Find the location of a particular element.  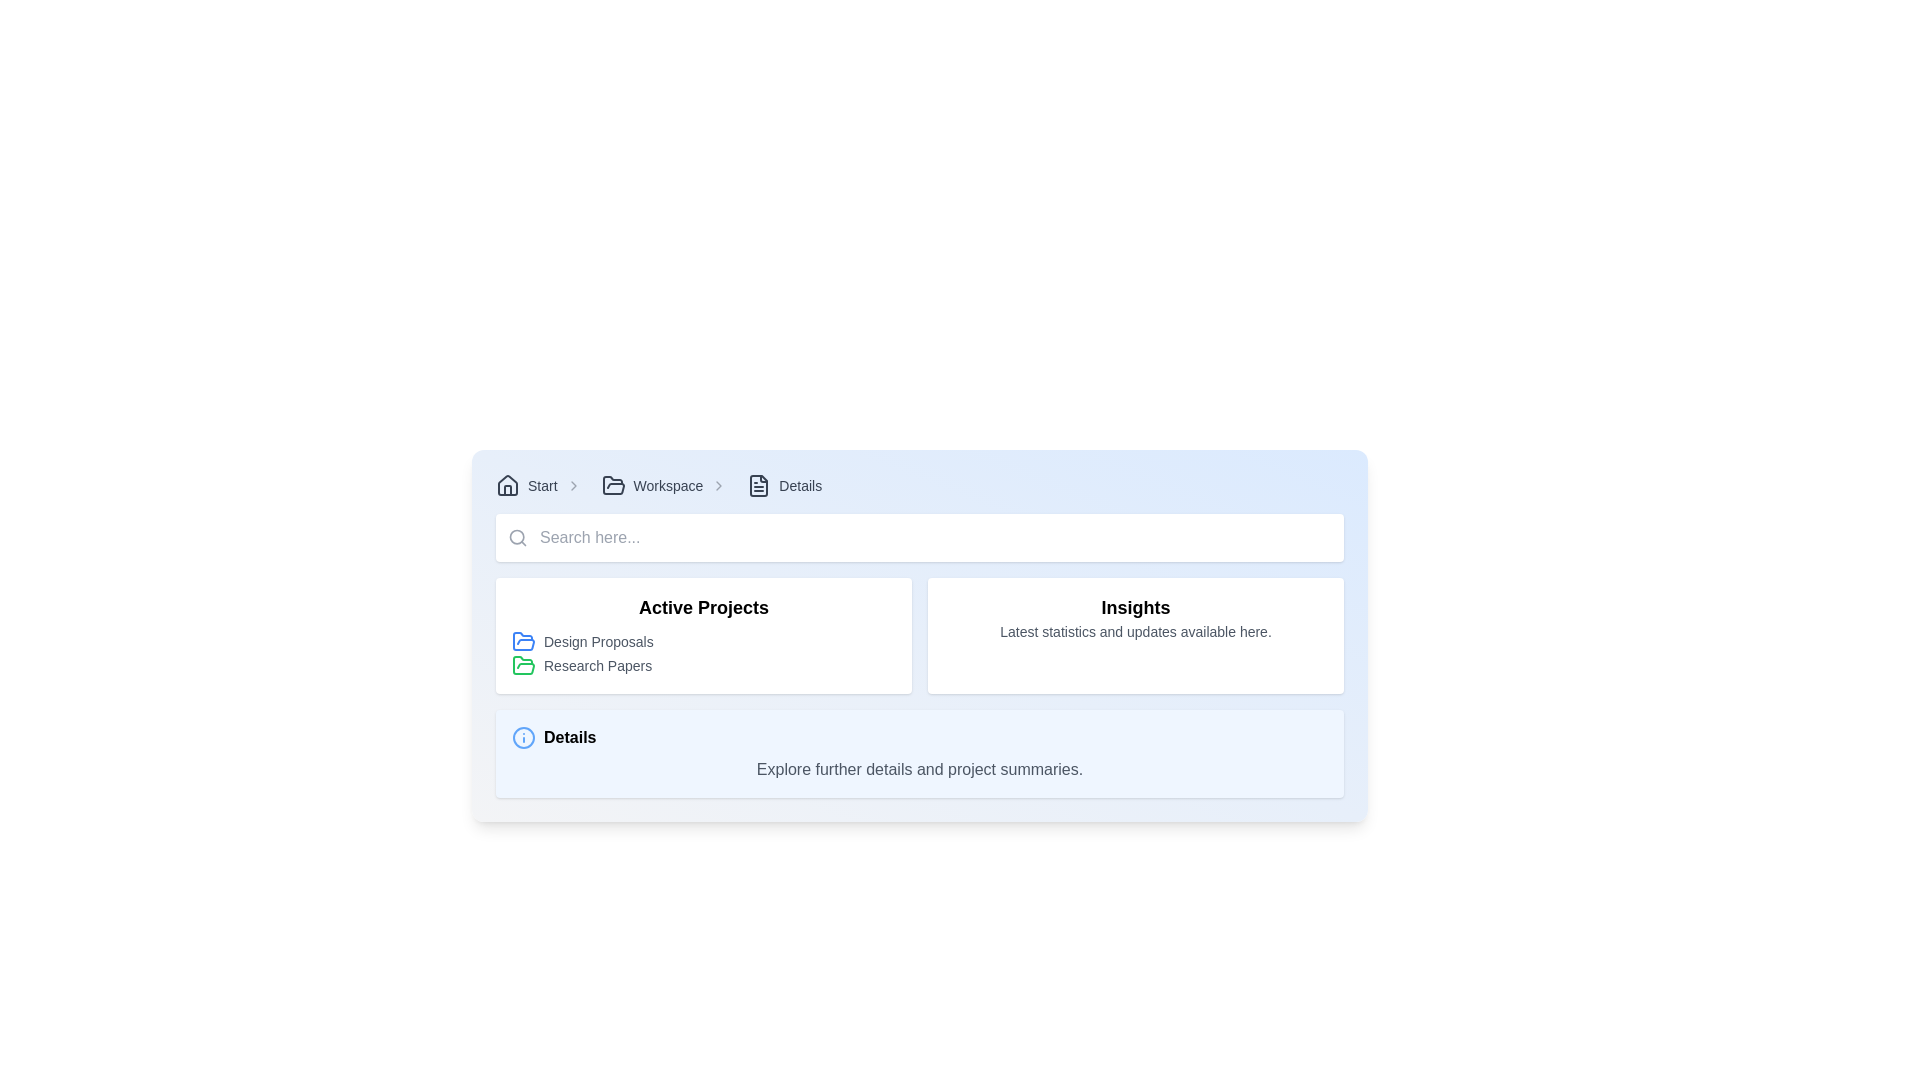

the bold and large 'Insights' title text located at the top center of the right-hand content card is located at coordinates (1136, 607).